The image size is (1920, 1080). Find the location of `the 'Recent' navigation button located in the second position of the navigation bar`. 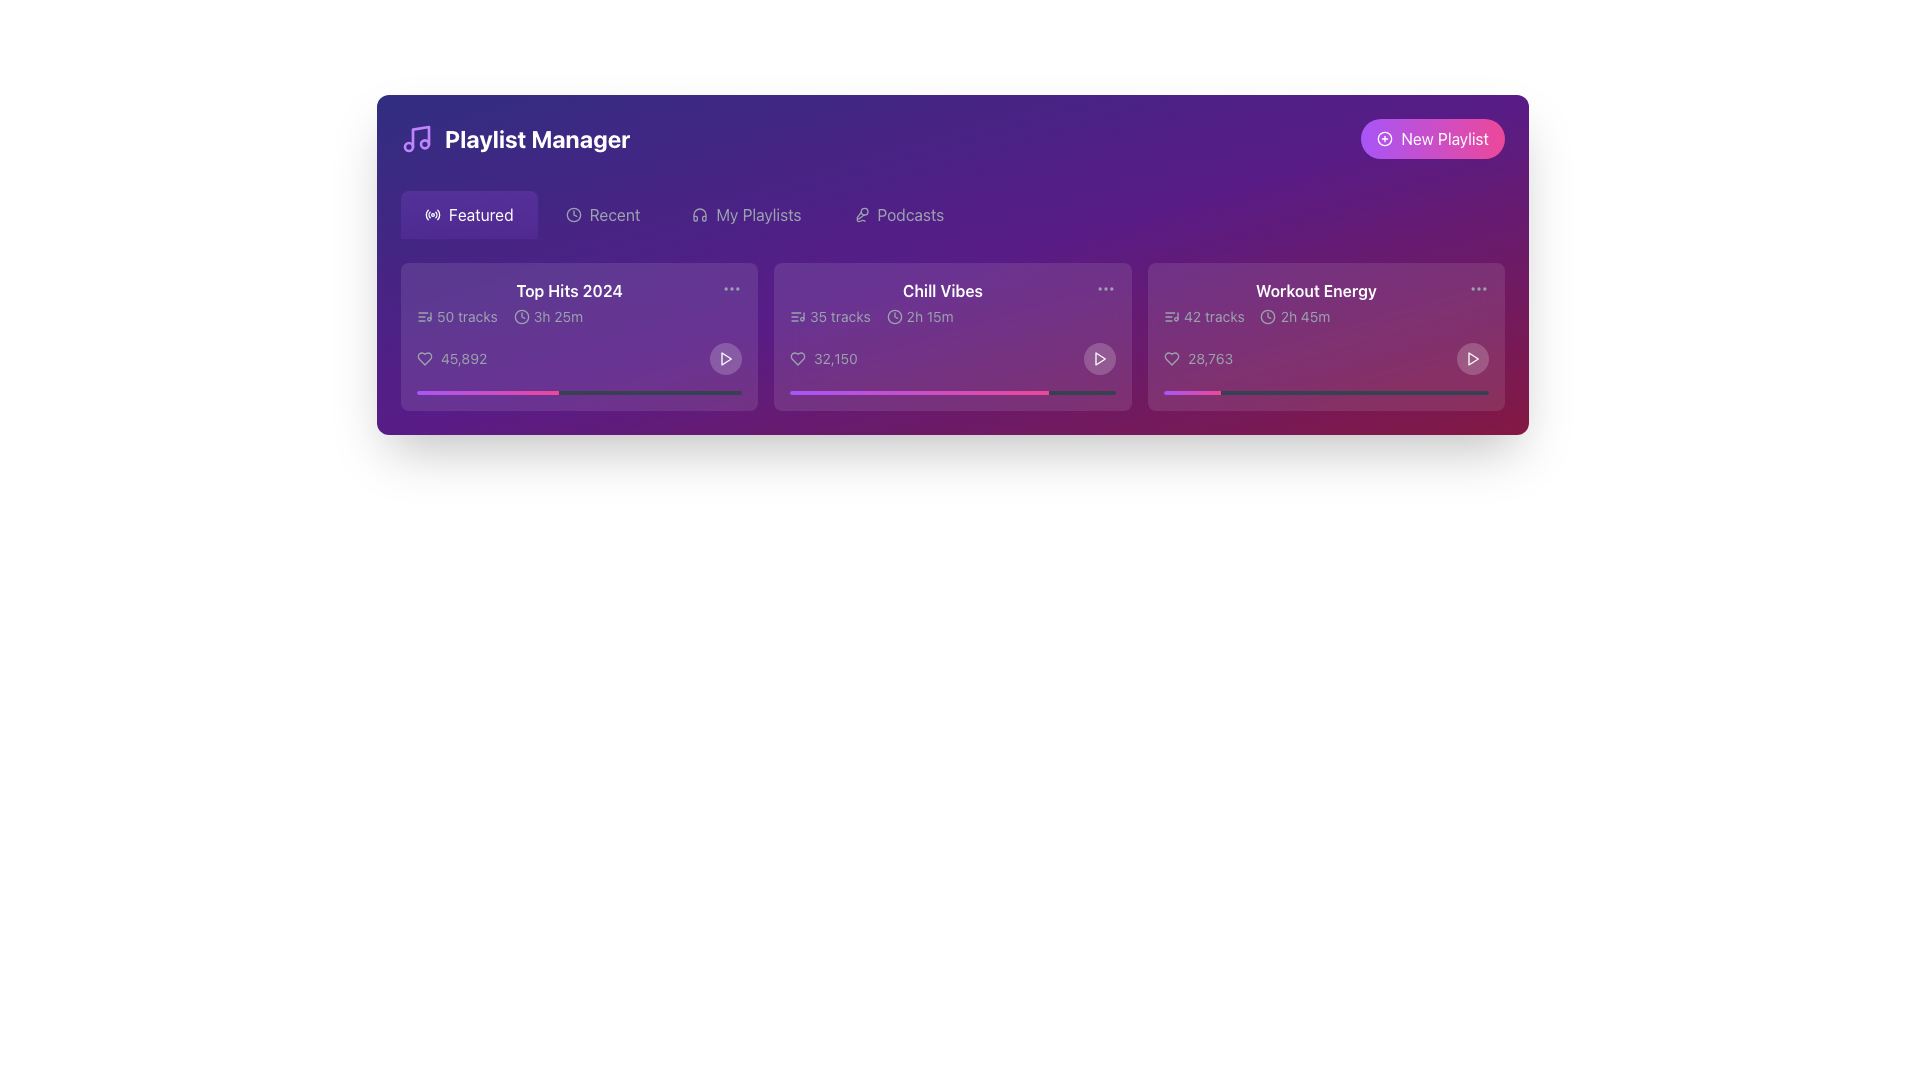

the 'Recent' navigation button located in the second position of the navigation bar is located at coordinates (602, 215).